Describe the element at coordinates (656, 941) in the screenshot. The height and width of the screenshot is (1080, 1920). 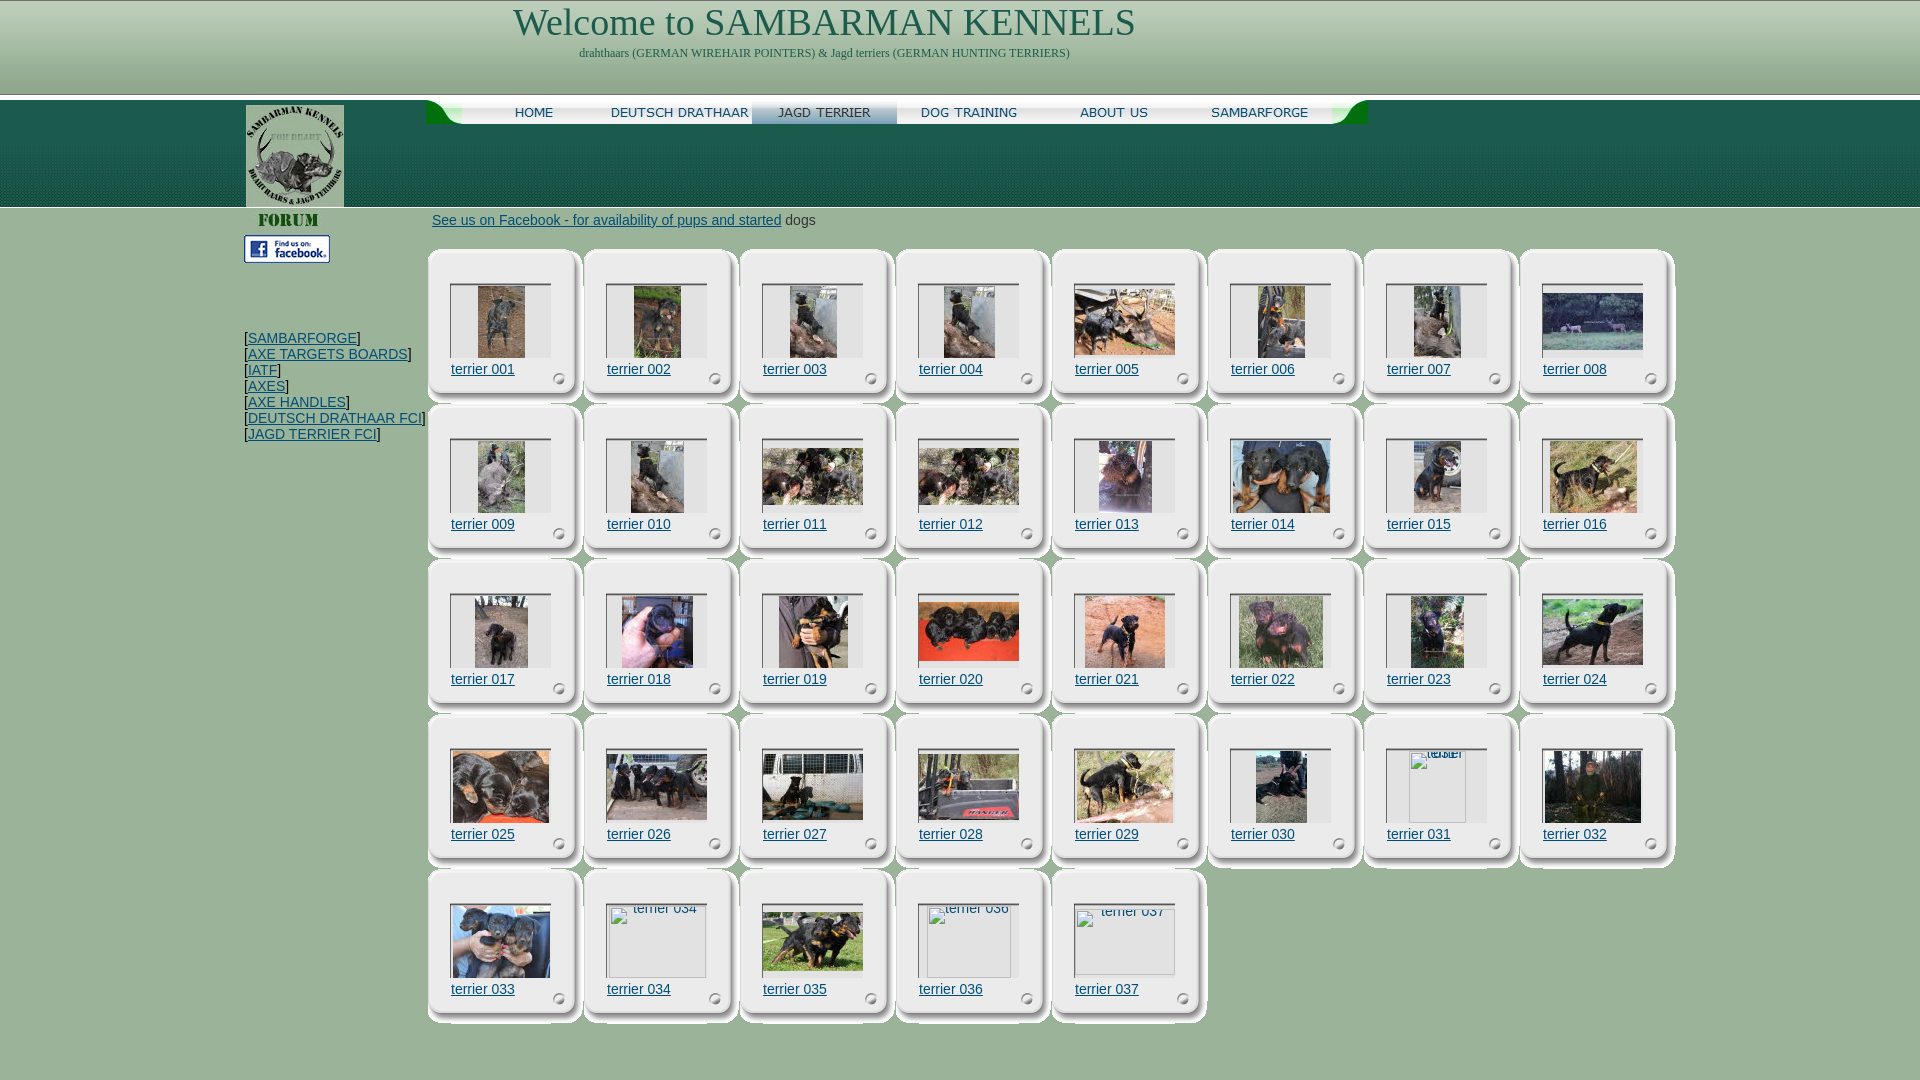
I see `'terrier 034'` at that location.